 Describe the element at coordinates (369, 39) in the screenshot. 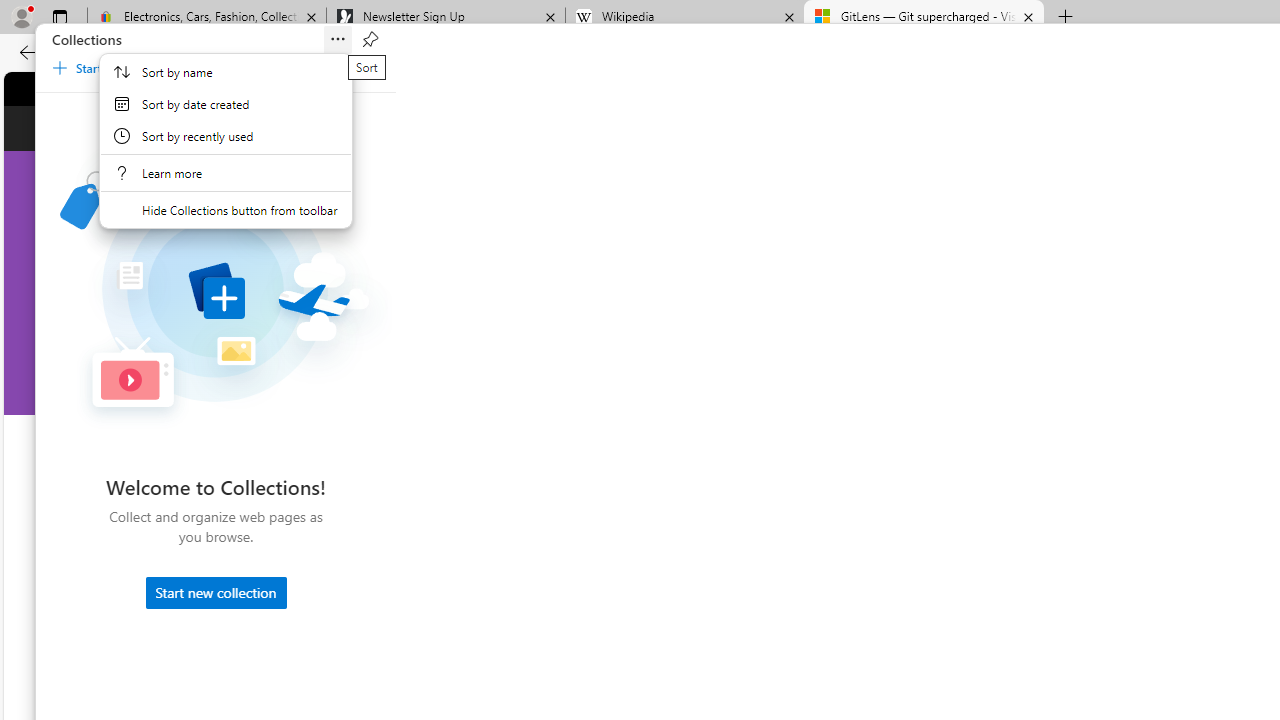

I see `'Pin Collections'` at that location.